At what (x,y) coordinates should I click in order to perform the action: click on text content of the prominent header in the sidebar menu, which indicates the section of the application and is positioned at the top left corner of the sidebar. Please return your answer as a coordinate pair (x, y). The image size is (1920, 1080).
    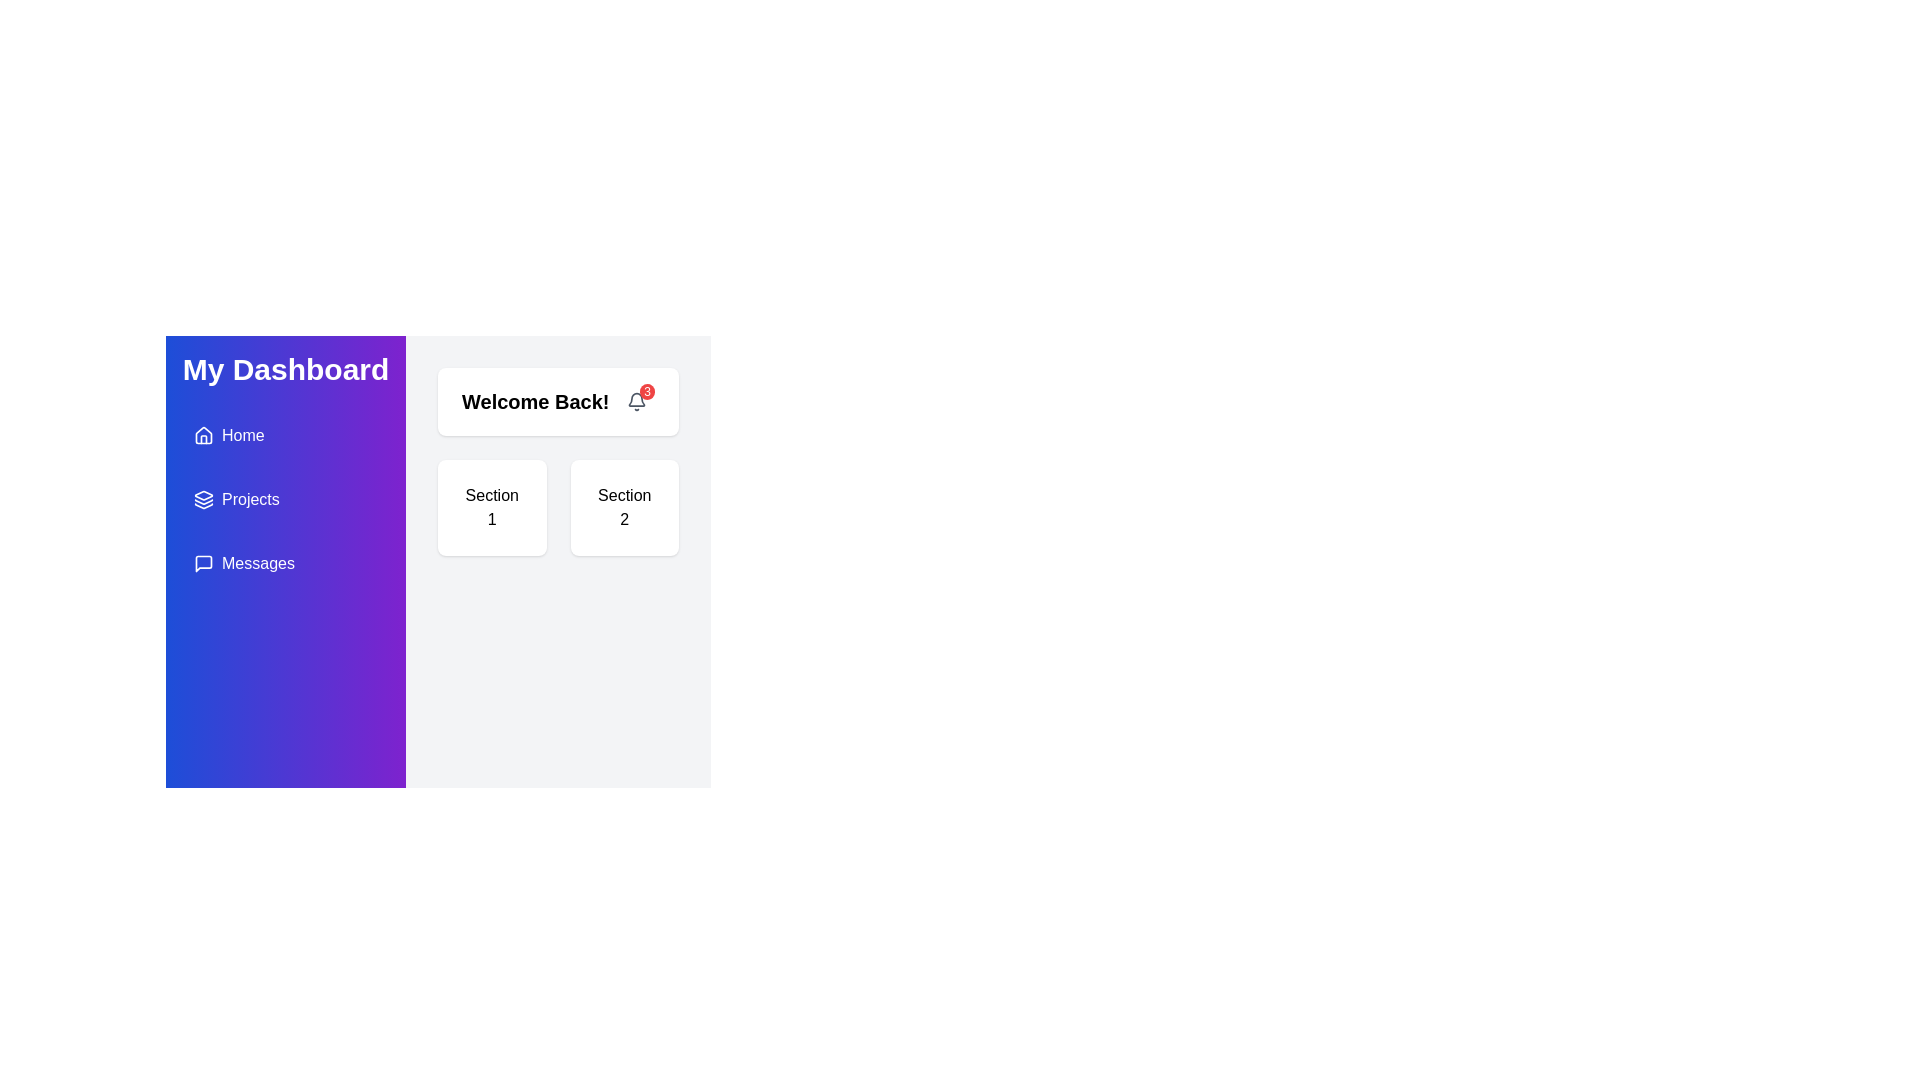
    Looking at the image, I should click on (285, 370).